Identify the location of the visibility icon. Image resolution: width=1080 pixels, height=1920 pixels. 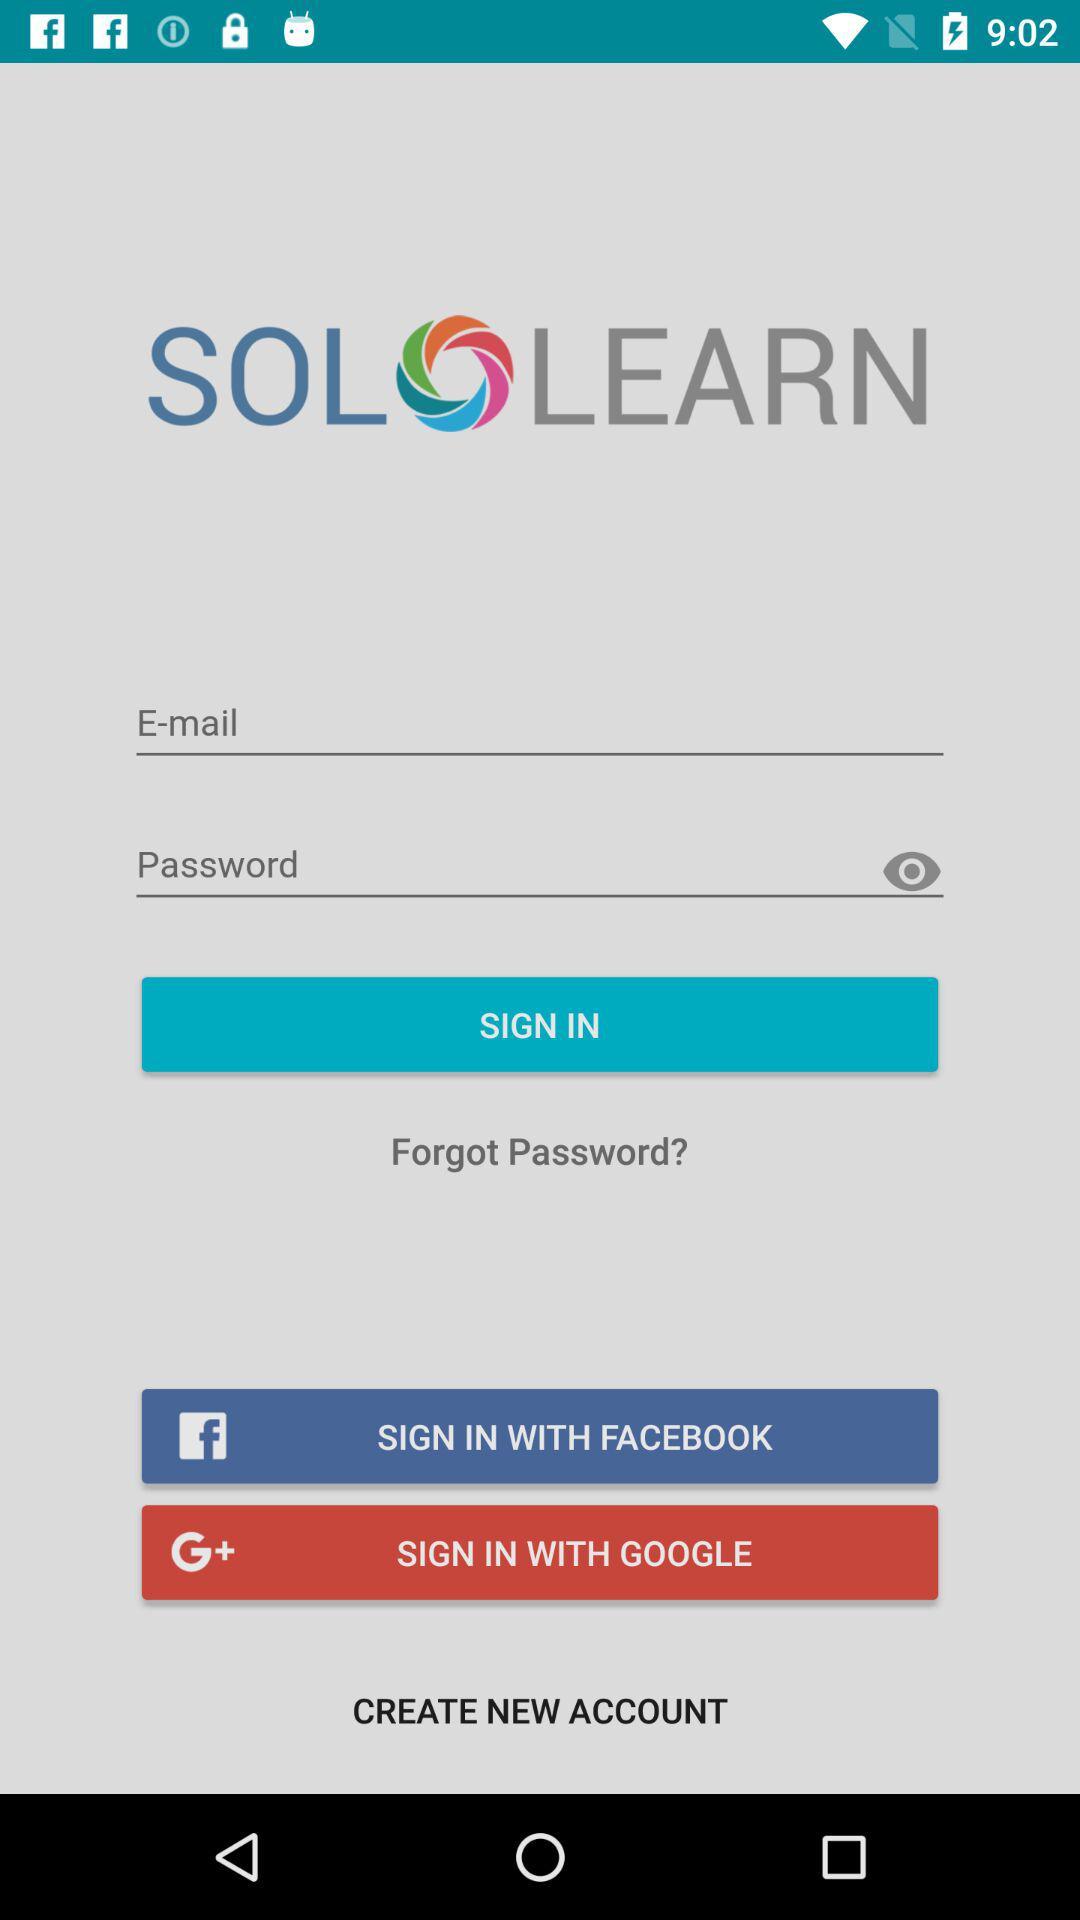
(911, 872).